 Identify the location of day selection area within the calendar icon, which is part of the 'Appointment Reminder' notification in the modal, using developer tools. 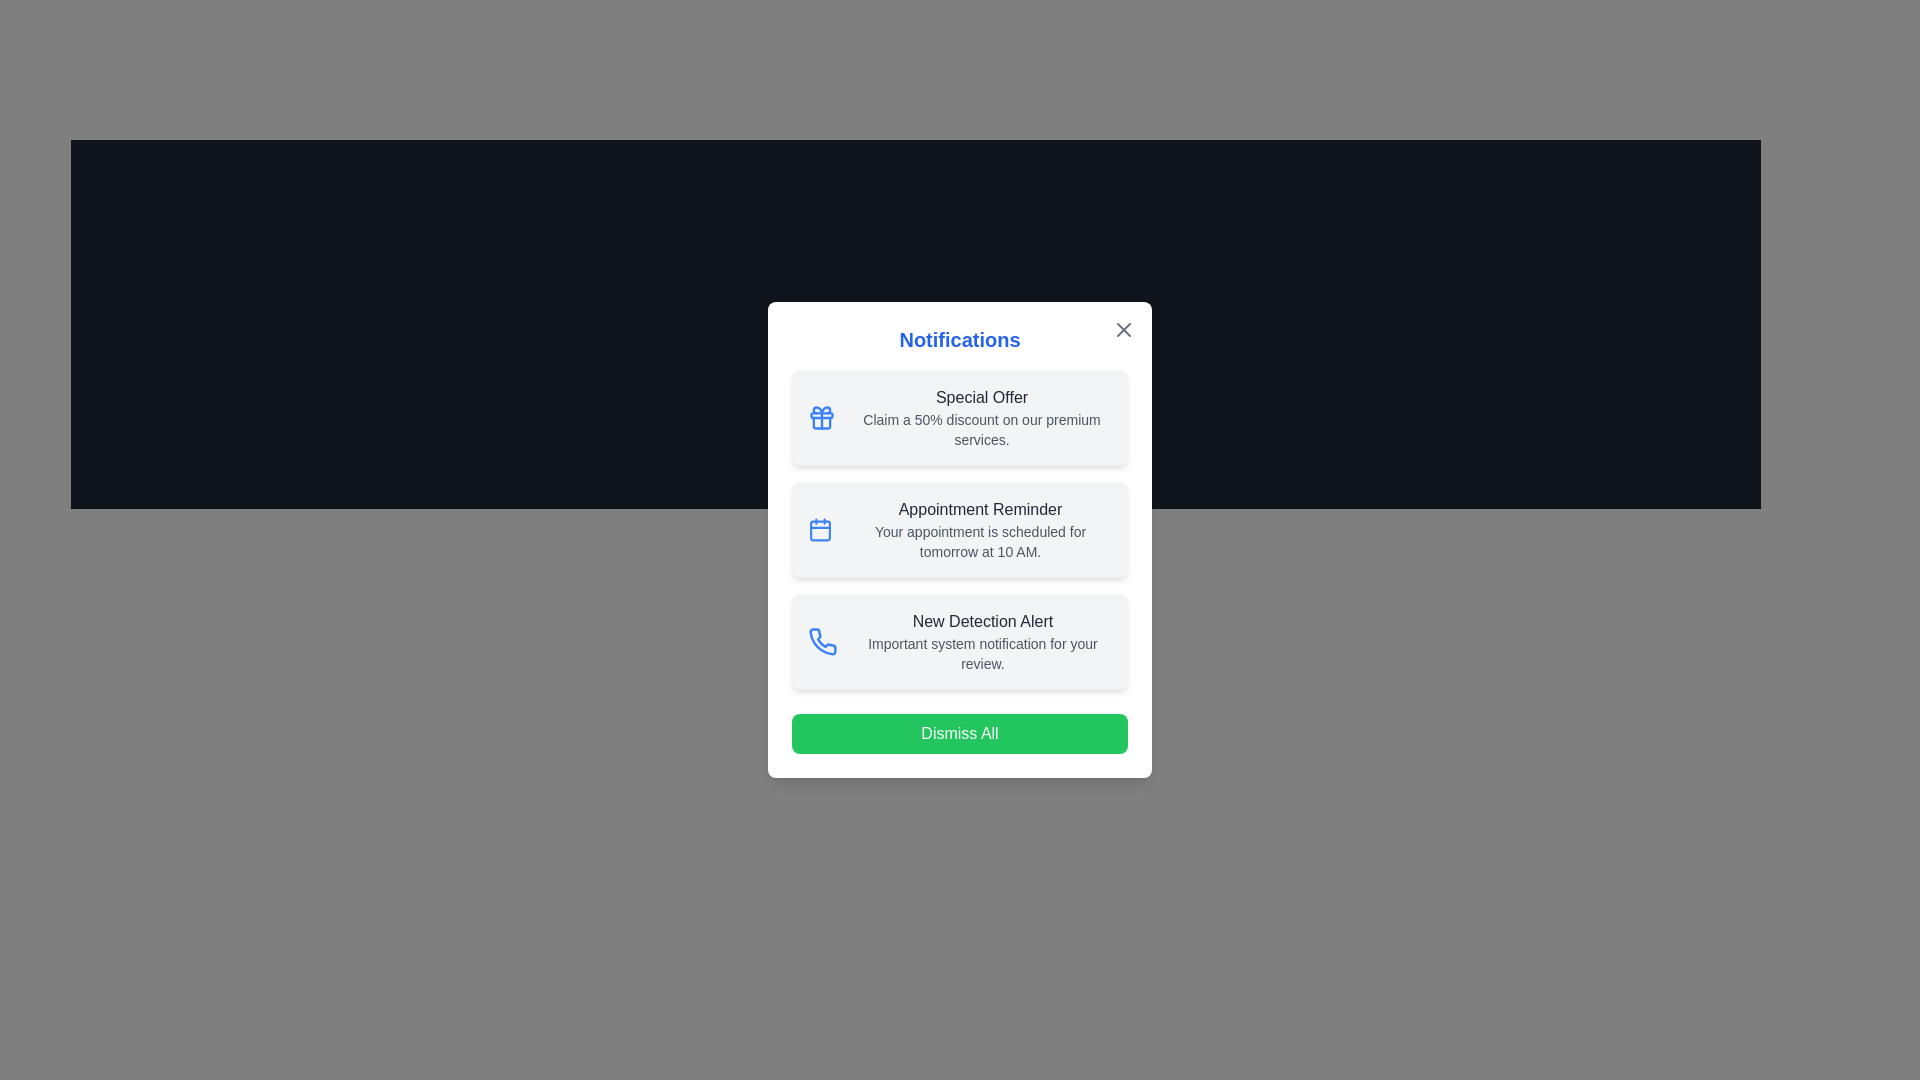
(820, 530).